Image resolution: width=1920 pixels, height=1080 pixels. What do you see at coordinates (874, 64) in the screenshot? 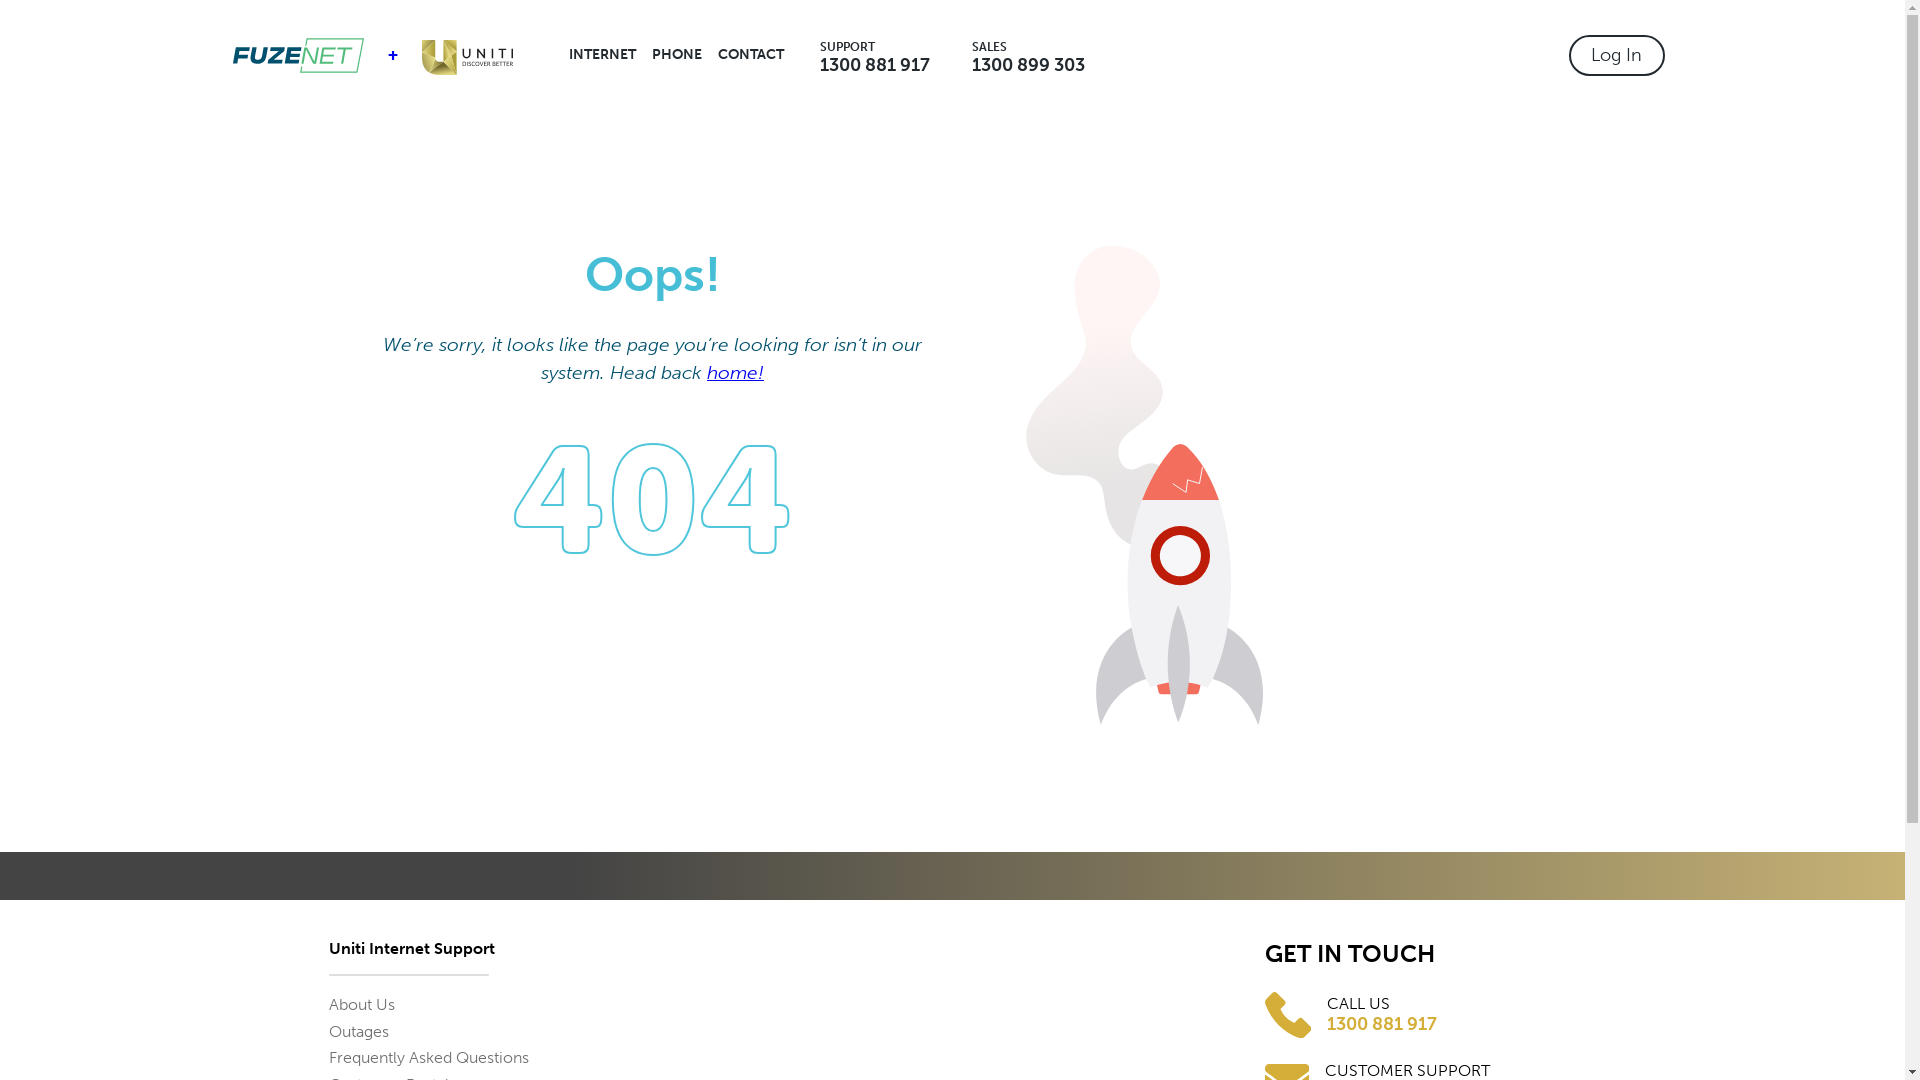
I see `'1300 881 917'` at bounding box center [874, 64].